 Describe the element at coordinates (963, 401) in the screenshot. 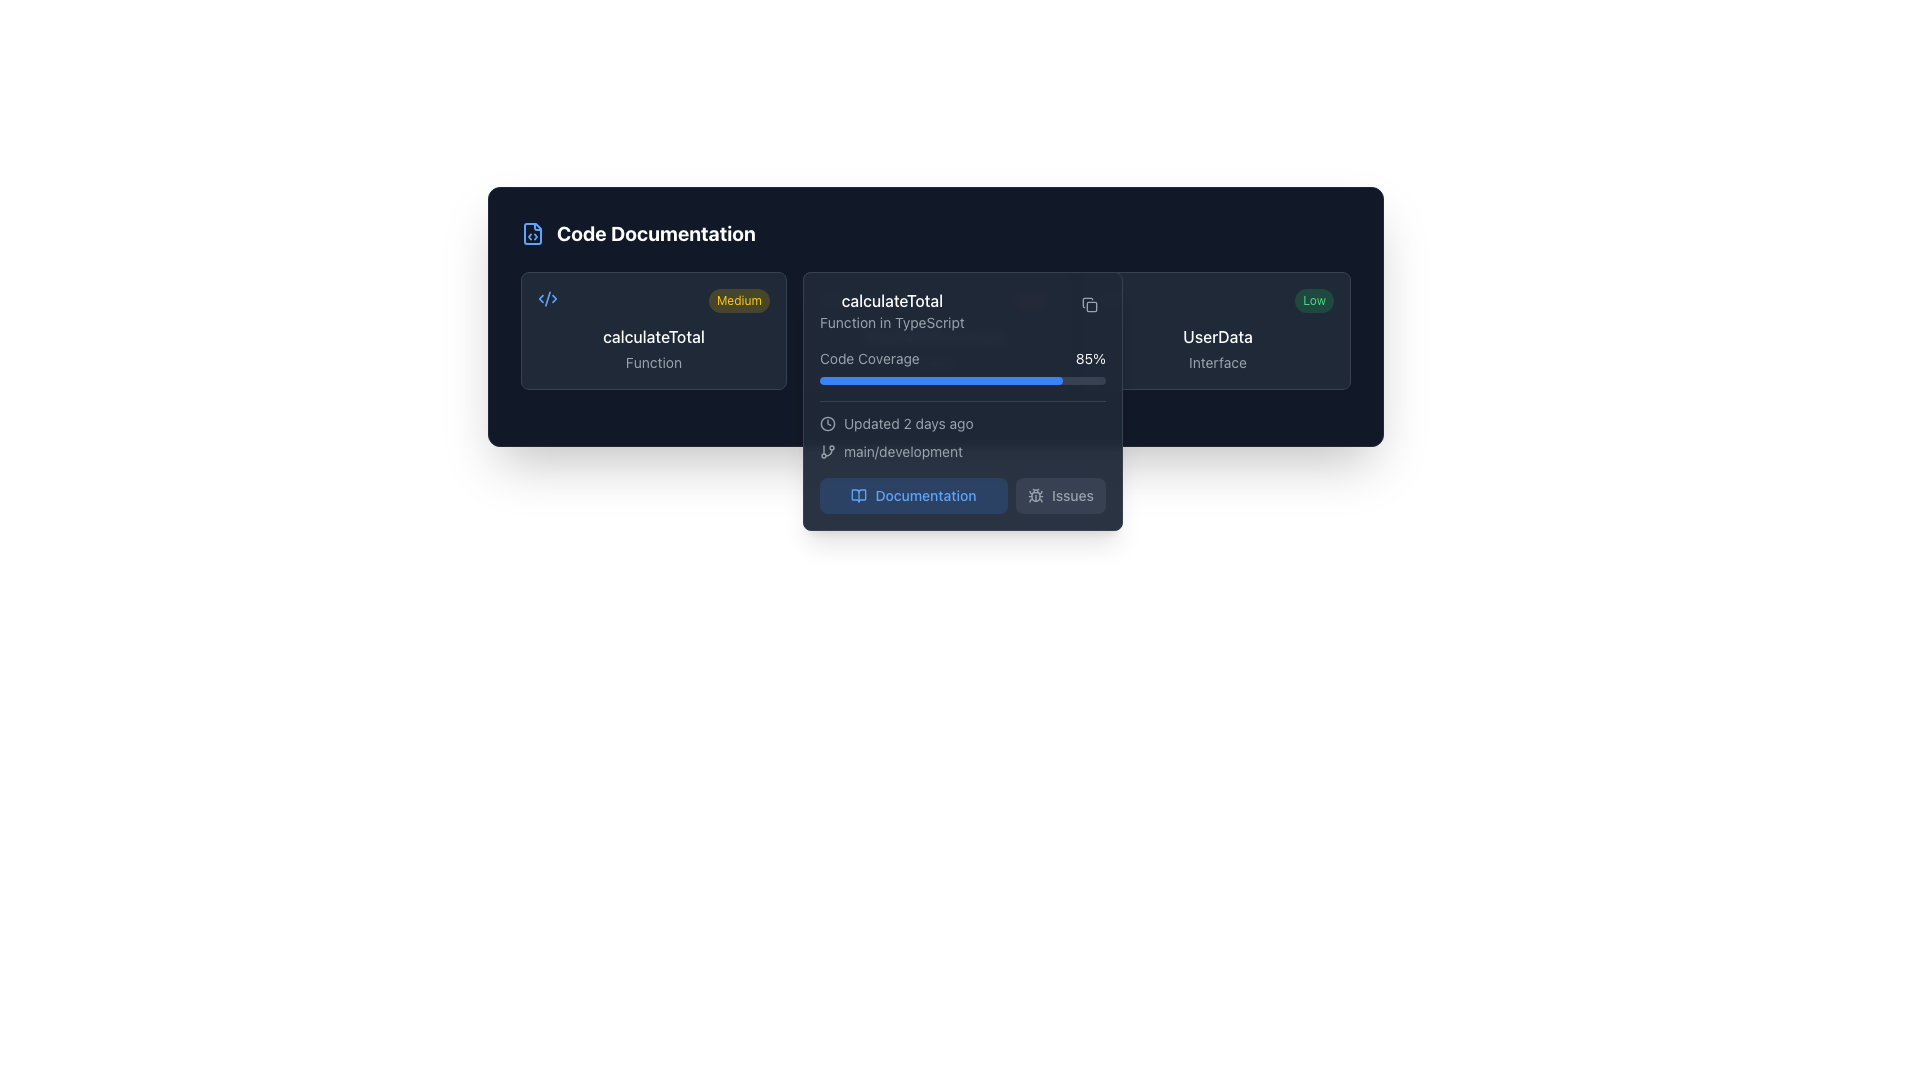

I see `the 'Issues' button located within the Information panel, which provides options for the 'calculateTotal' function` at that location.